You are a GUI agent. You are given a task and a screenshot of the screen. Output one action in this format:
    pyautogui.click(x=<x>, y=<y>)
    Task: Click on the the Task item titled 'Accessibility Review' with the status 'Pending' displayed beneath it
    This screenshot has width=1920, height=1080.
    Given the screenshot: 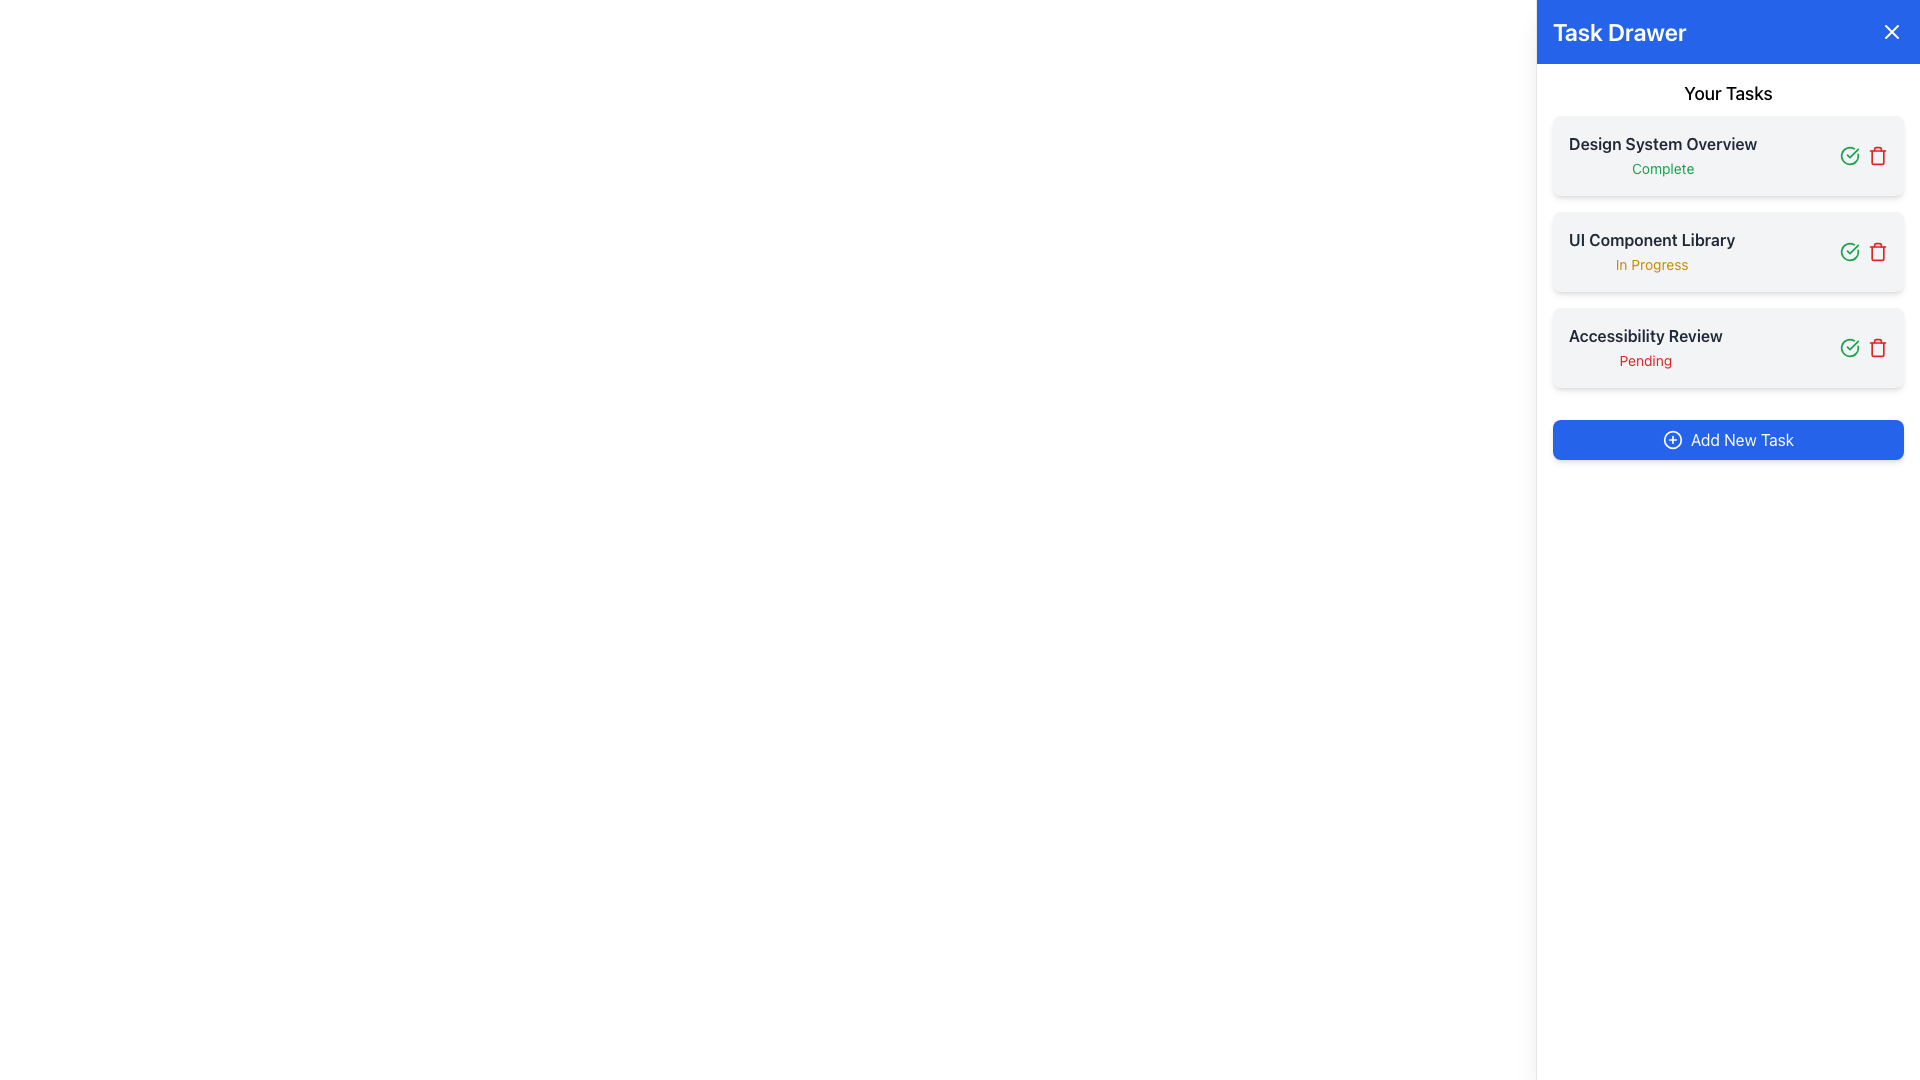 What is the action you would take?
    pyautogui.click(x=1645, y=346)
    